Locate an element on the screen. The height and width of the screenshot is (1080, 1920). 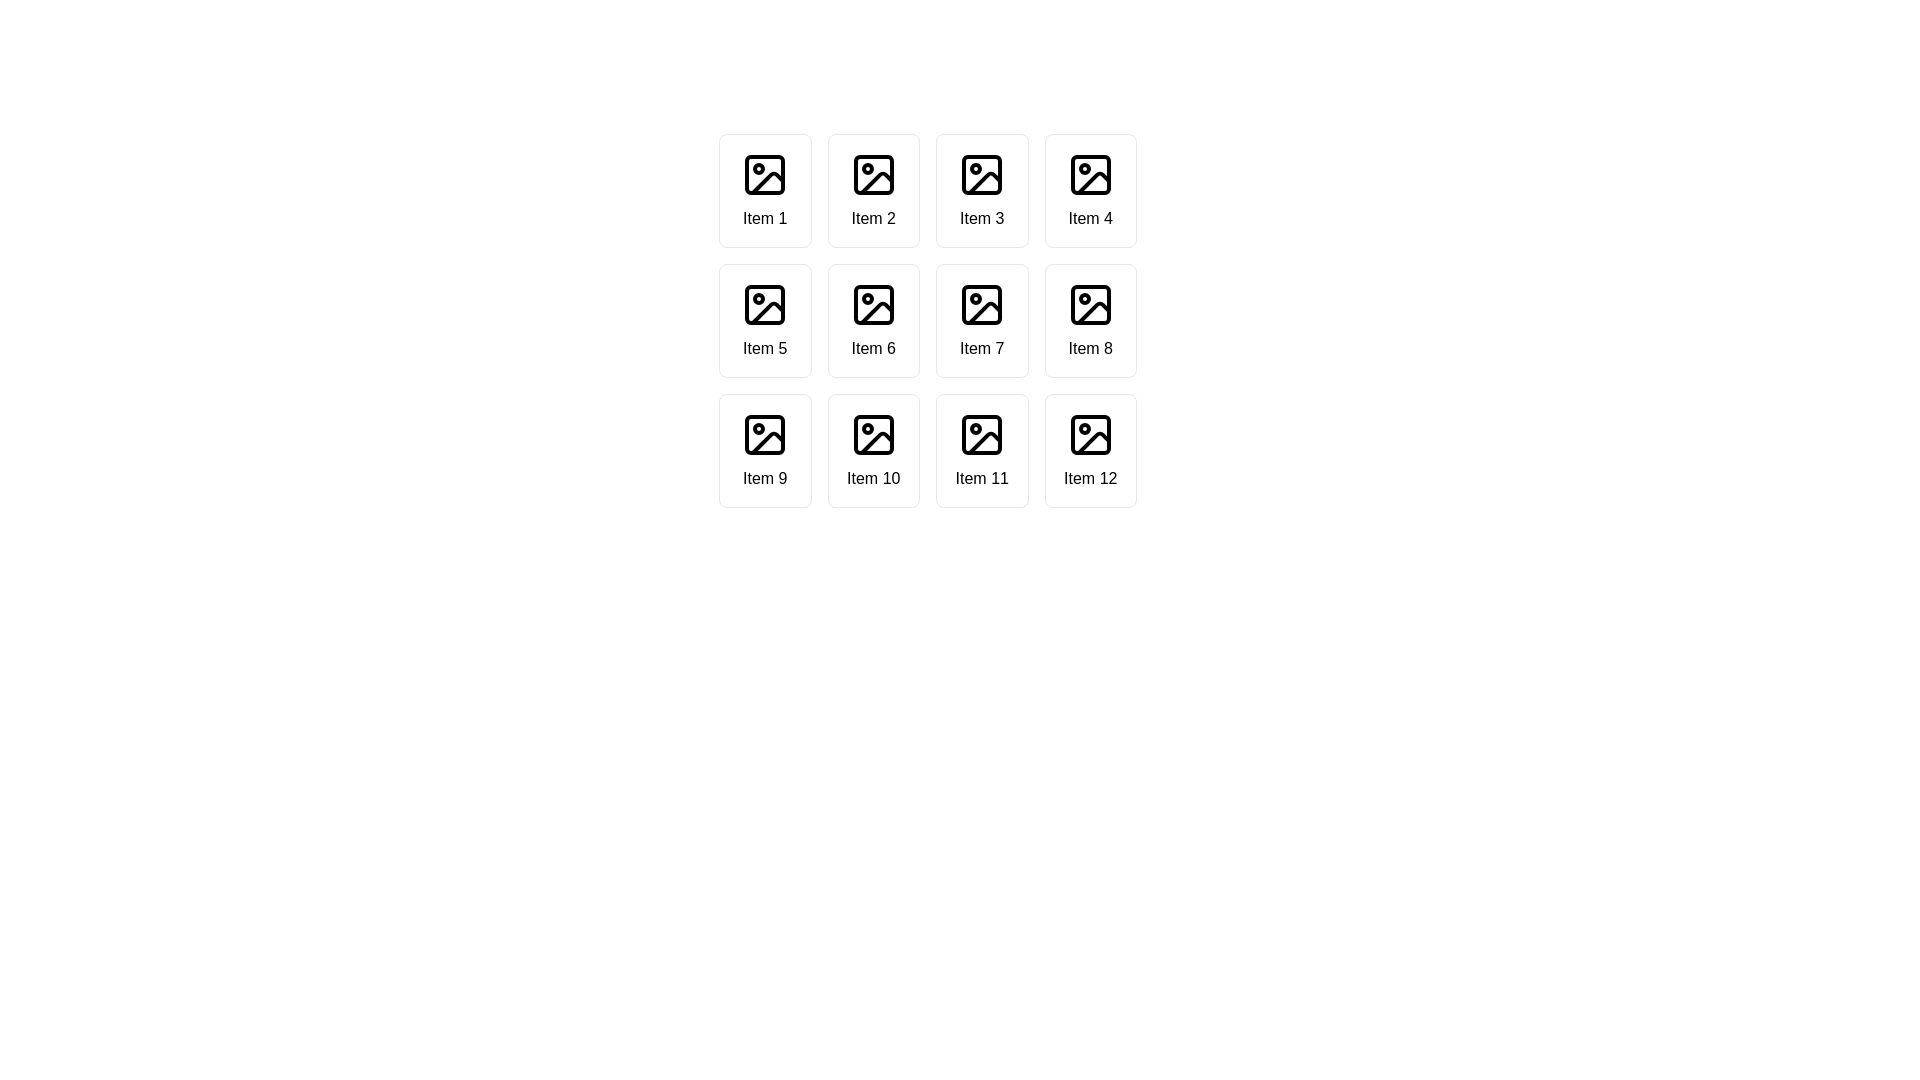
the text label displaying 'Item 3' located in the third column of the first row within a 4x3 grid structure is located at coordinates (982, 219).